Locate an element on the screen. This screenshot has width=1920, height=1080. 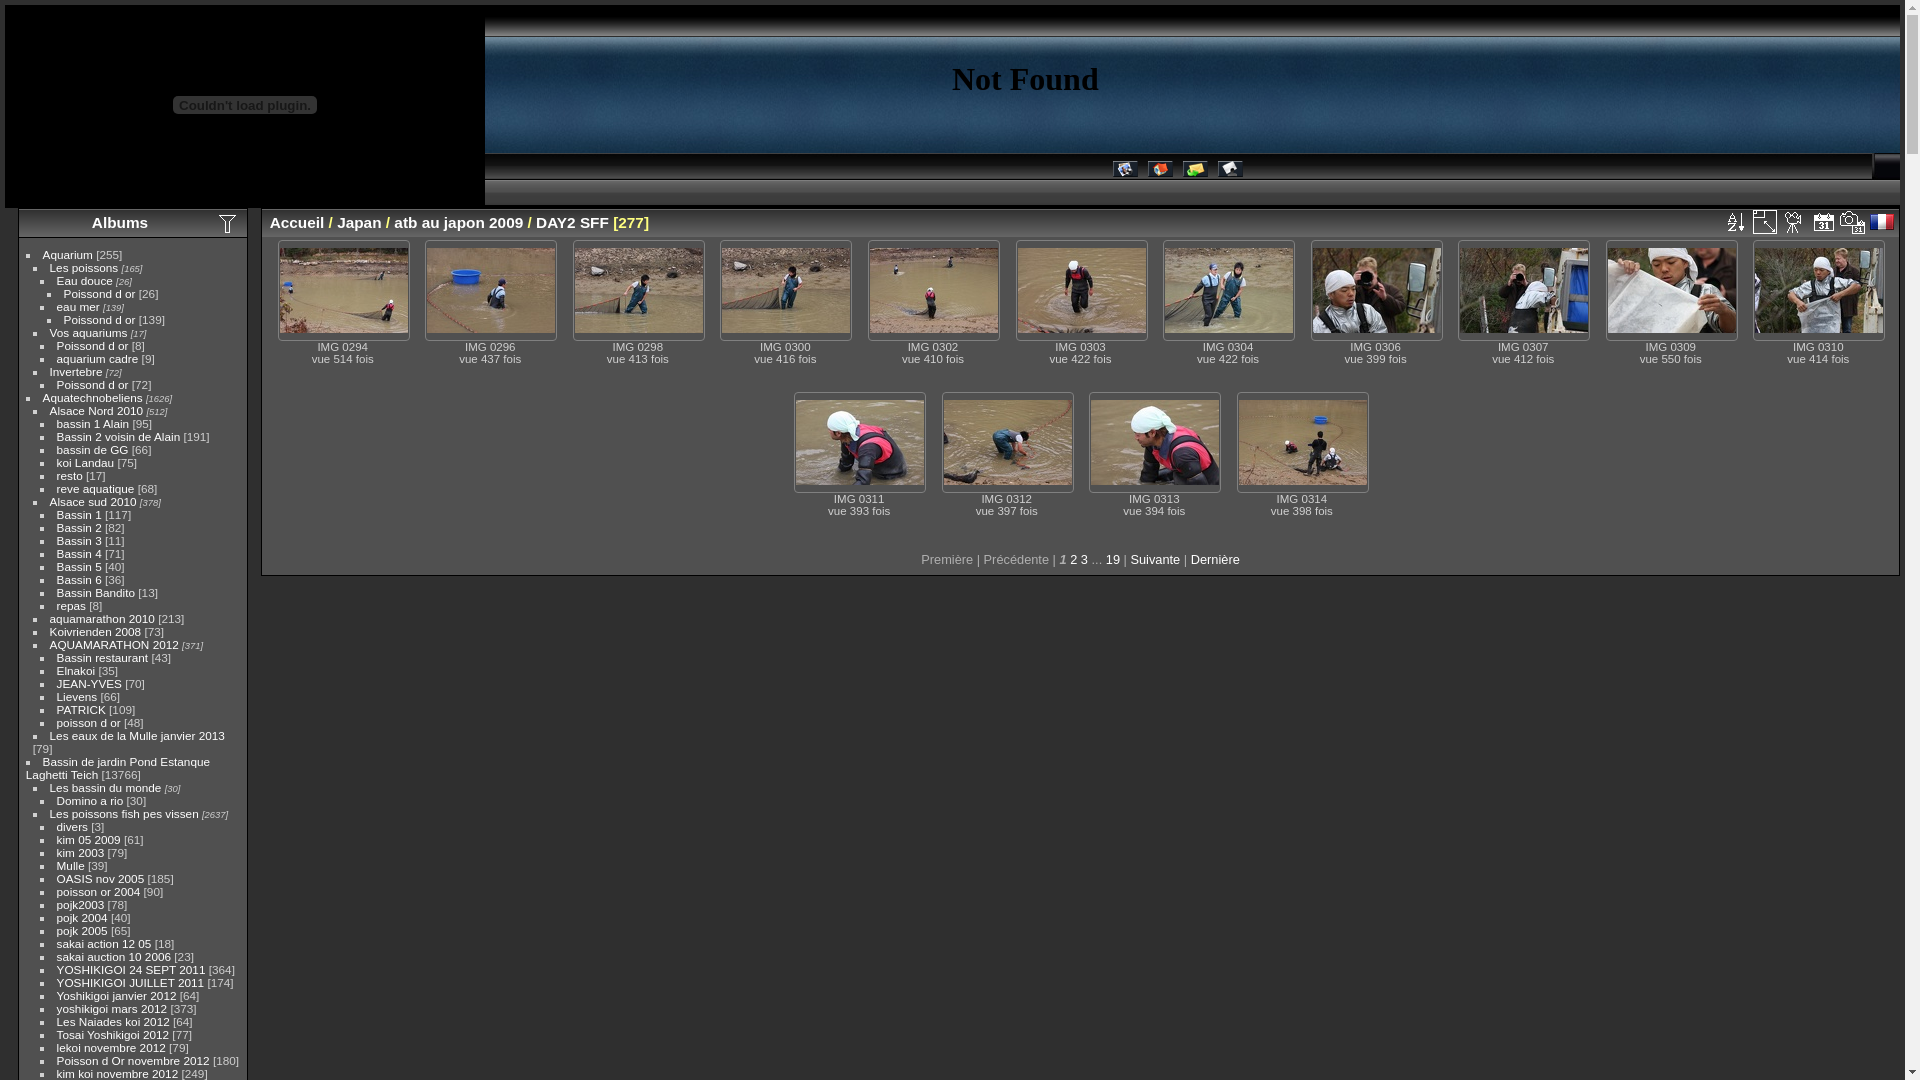
'Les eaux de la Mulle janvier 2013' is located at coordinates (136, 735).